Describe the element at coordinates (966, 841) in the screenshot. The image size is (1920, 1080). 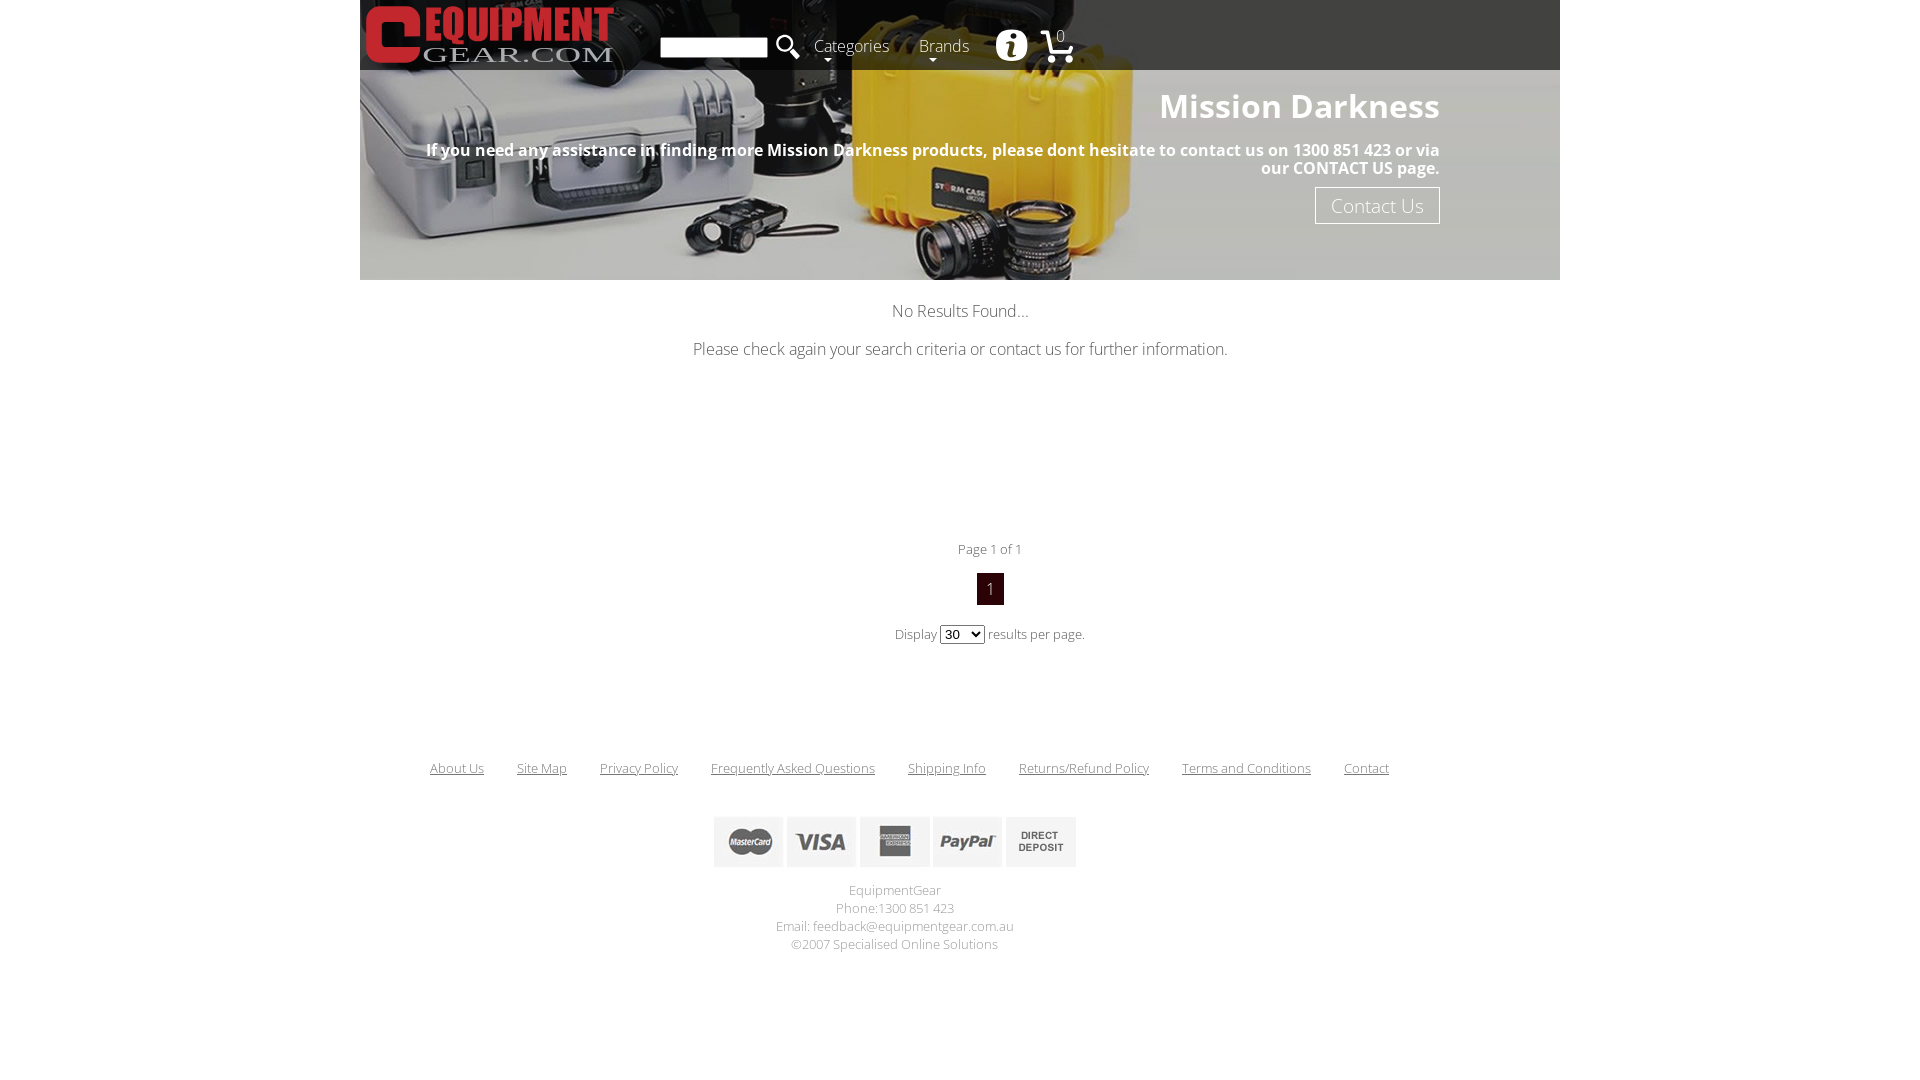
I see `'Paypal Accepted'` at that location.